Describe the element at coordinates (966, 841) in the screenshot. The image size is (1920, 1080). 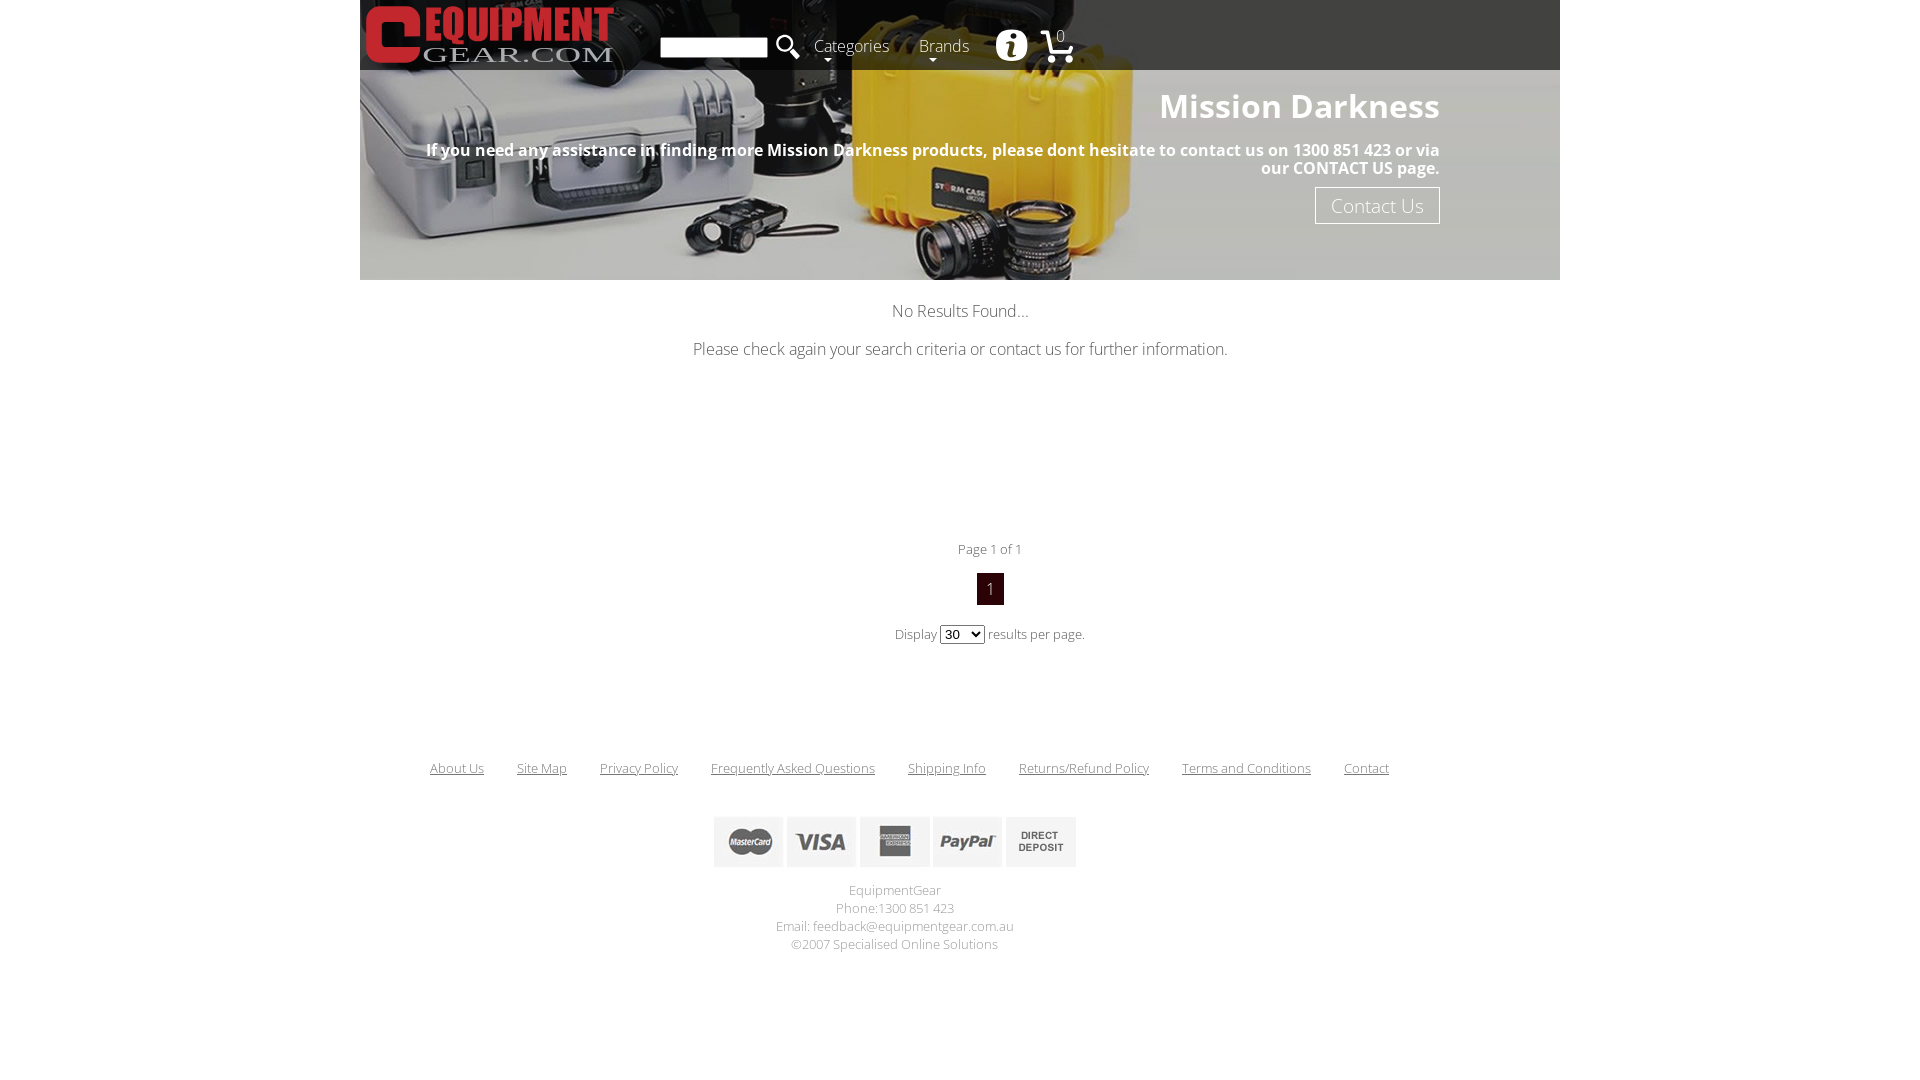
I see `'Paypal Accepted'` at that location.